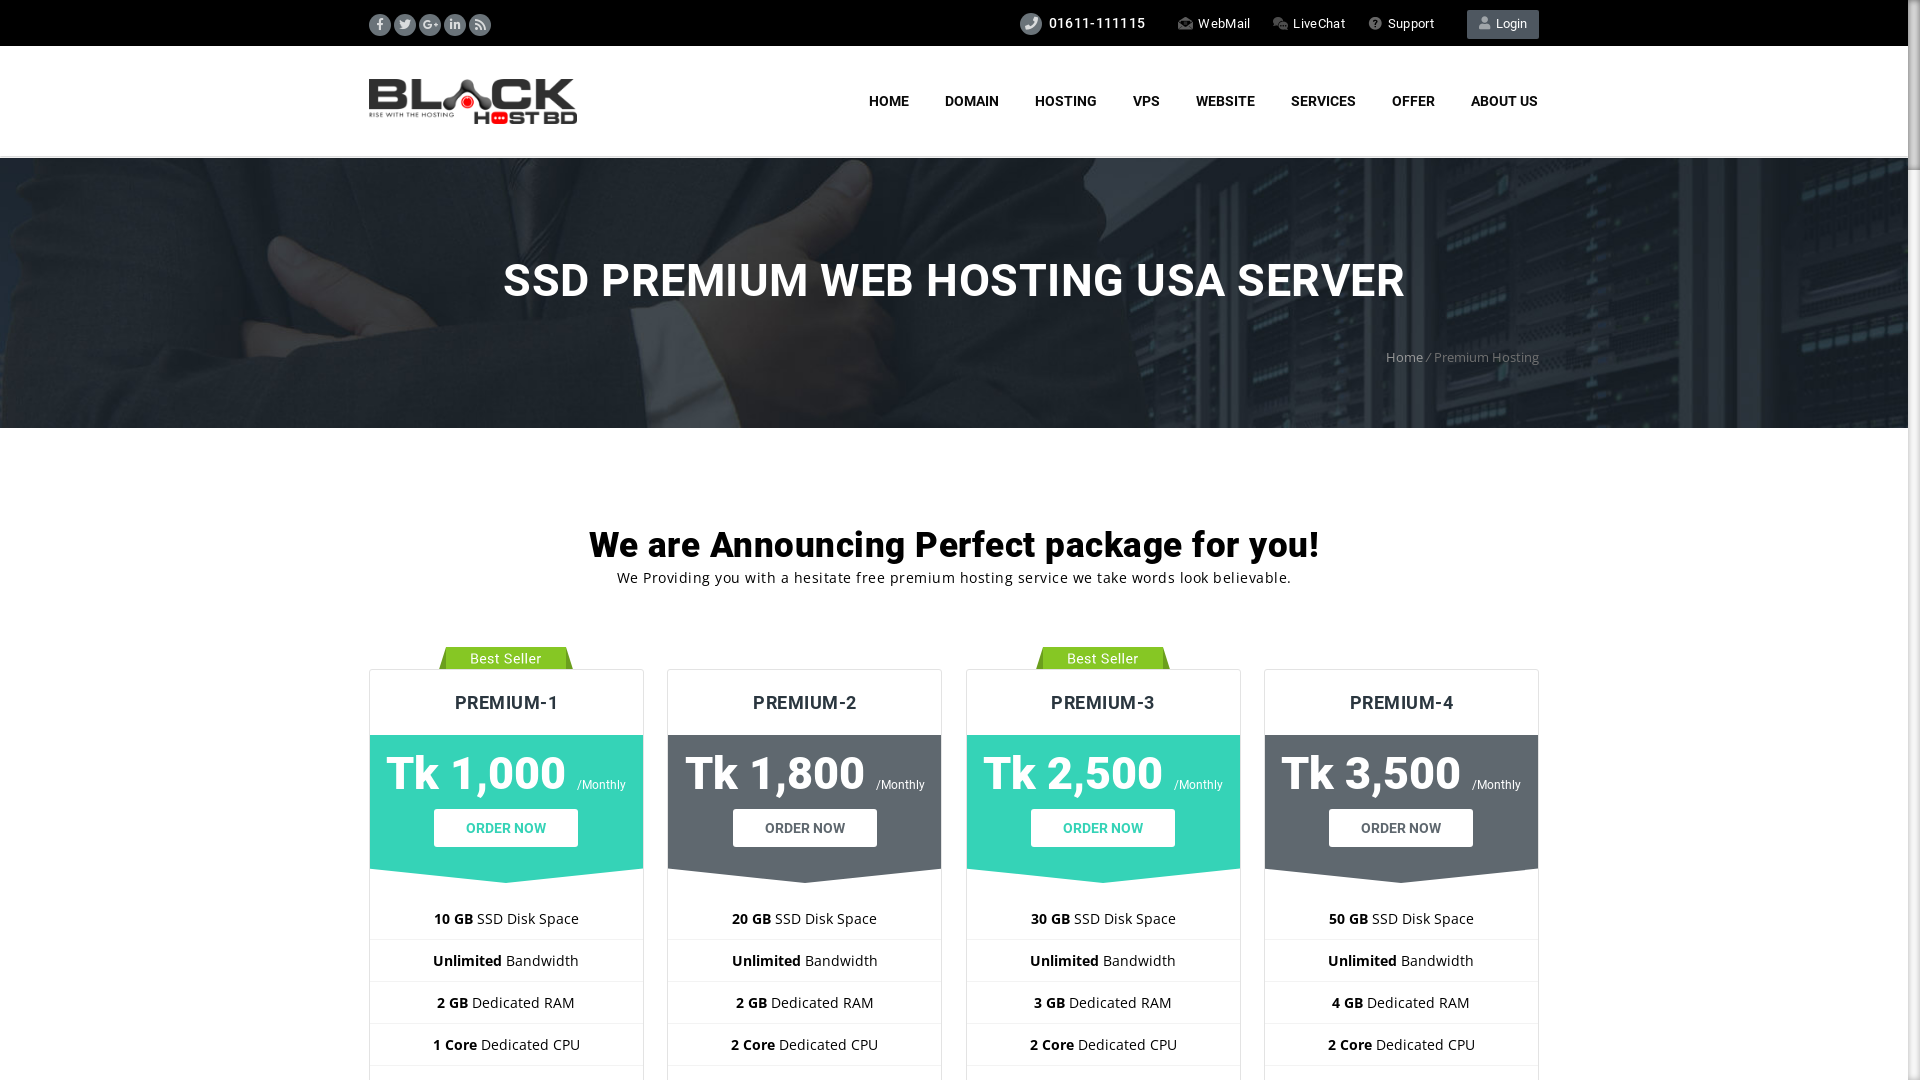 The image size is (1920, 1080). I want to click on 'WEBSITE', so click(1177, 101).